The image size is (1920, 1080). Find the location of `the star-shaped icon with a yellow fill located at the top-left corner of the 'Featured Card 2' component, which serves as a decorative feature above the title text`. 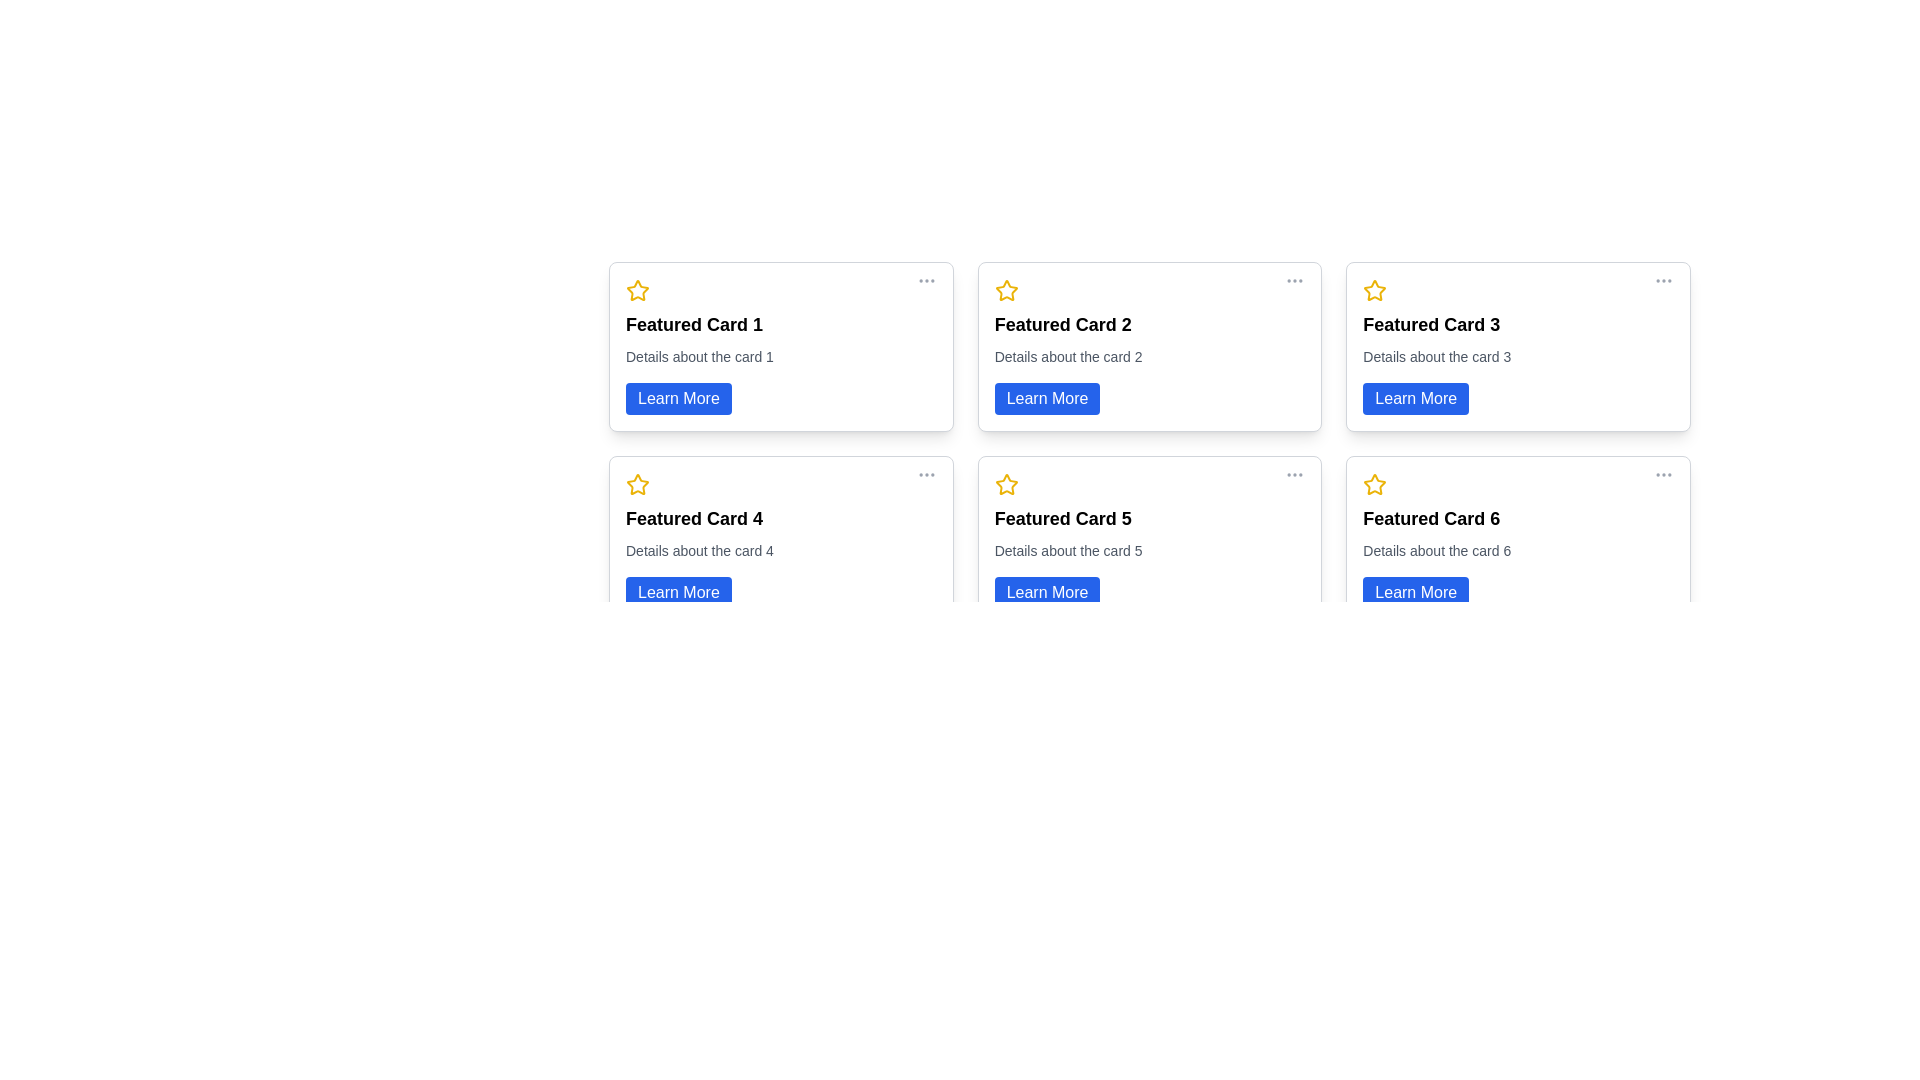

the star-shaped icon with a yellow fill located at the top-left corner of the 'Featured Card 2' component, which serves as a decorative feature above the title text is located at coordinates (1006, 290).